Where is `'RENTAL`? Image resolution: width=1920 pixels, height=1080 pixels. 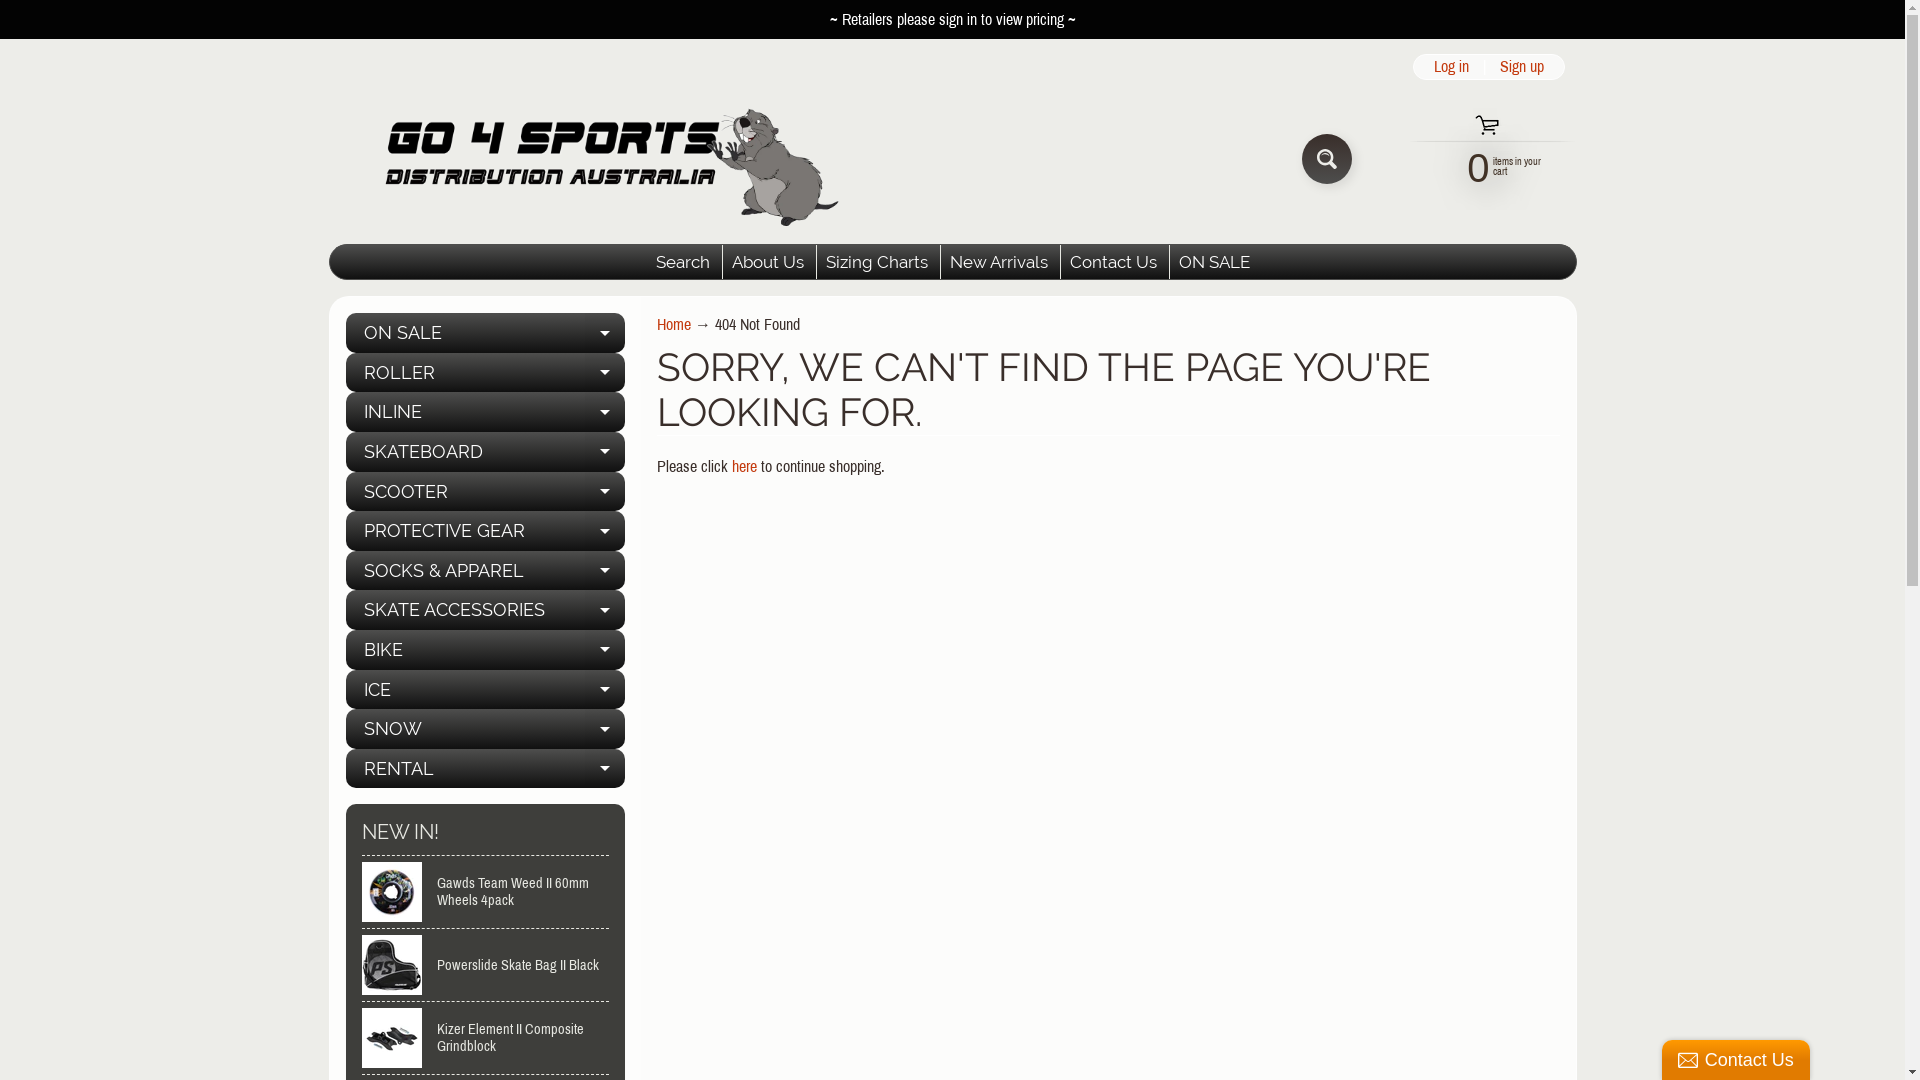
'RENTAL is located at coordinates (485, 767).